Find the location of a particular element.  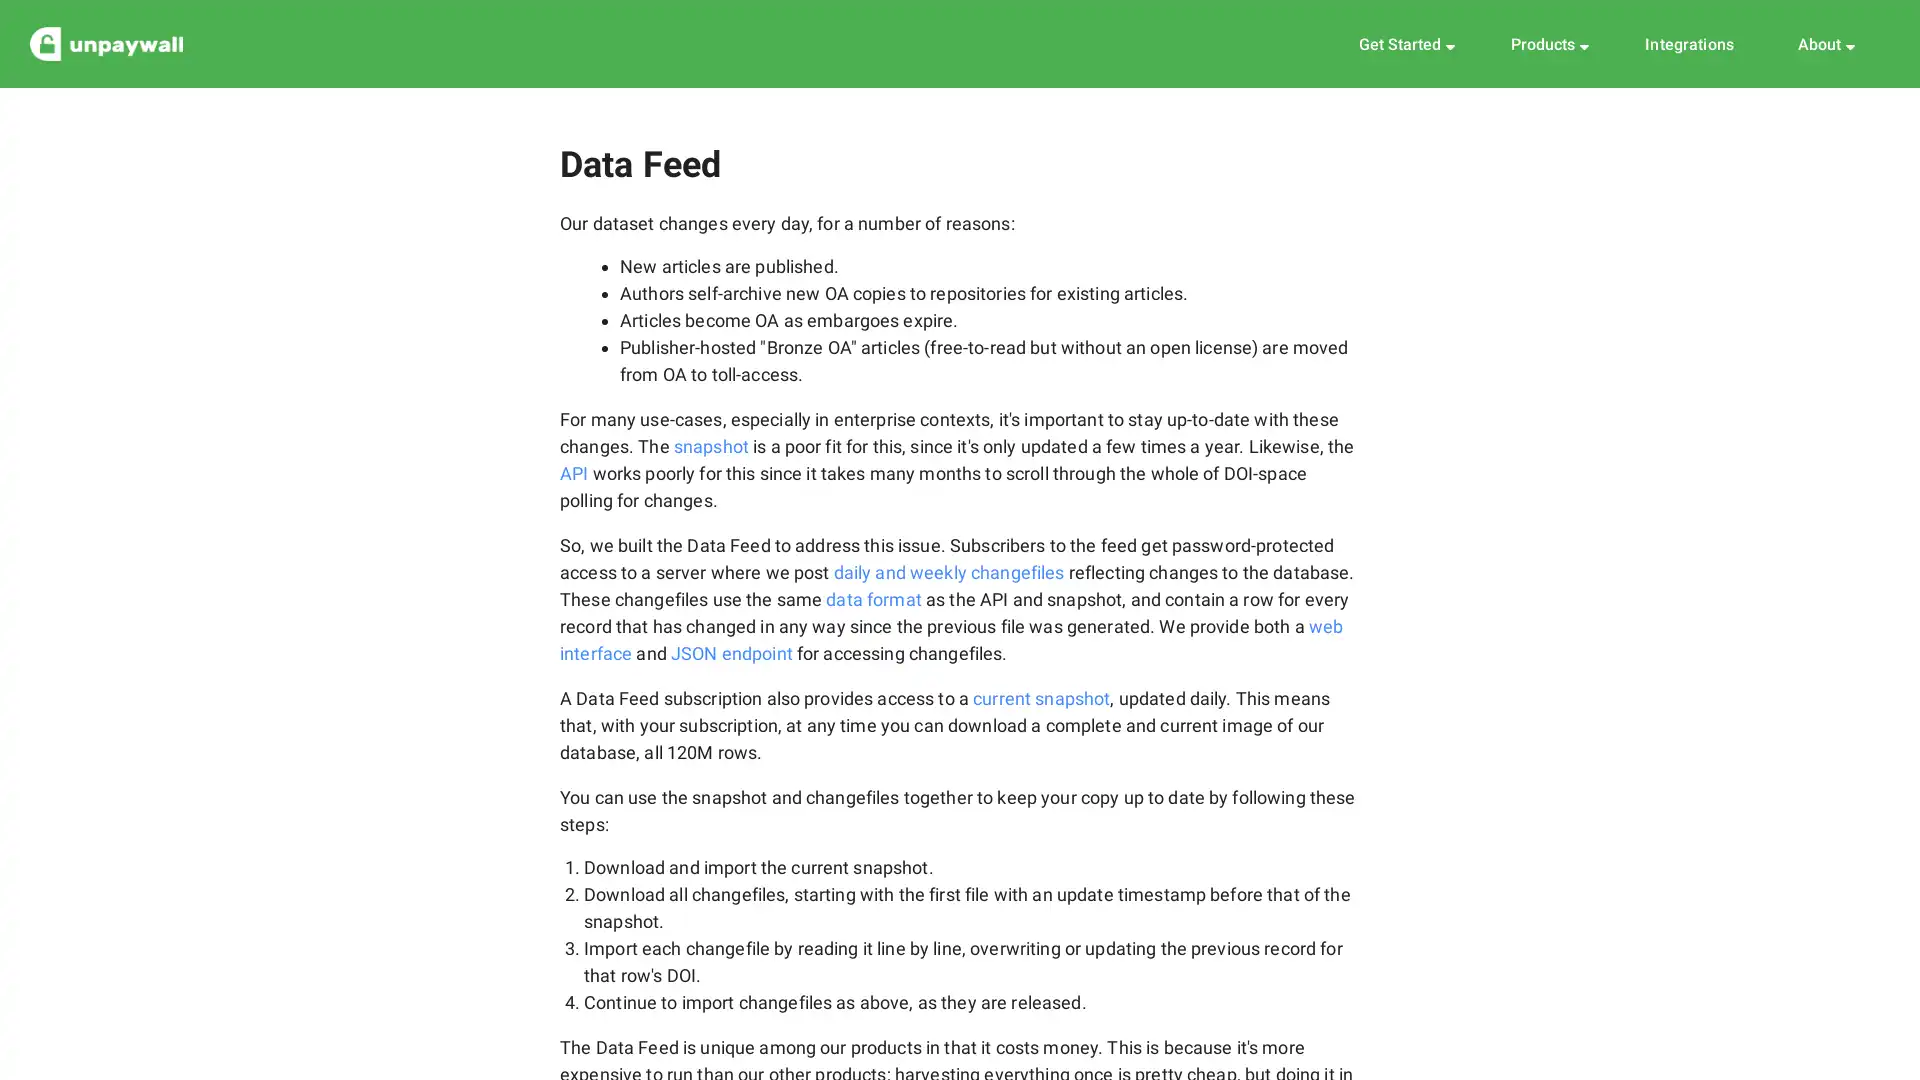

About is located at coordinates (1825, 43).